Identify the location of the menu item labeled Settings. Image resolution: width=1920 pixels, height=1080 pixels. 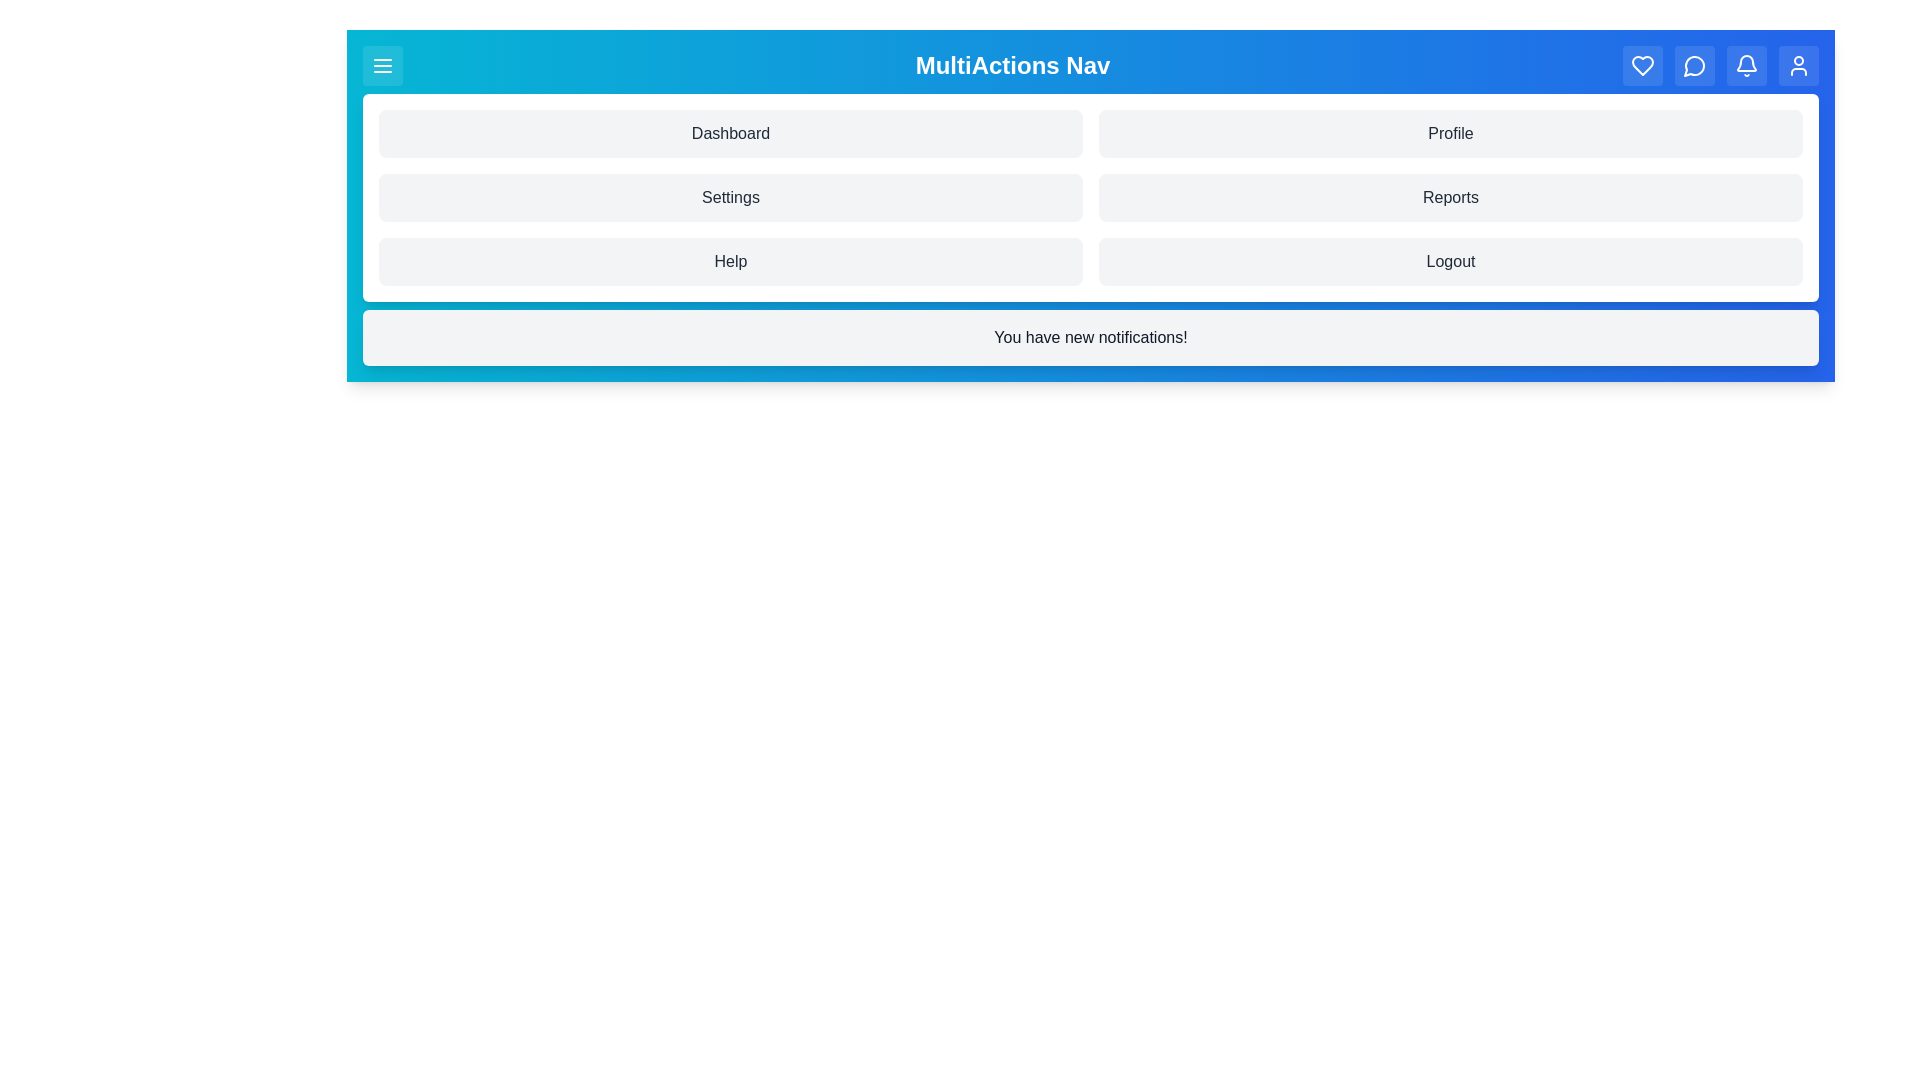
(729, 197).